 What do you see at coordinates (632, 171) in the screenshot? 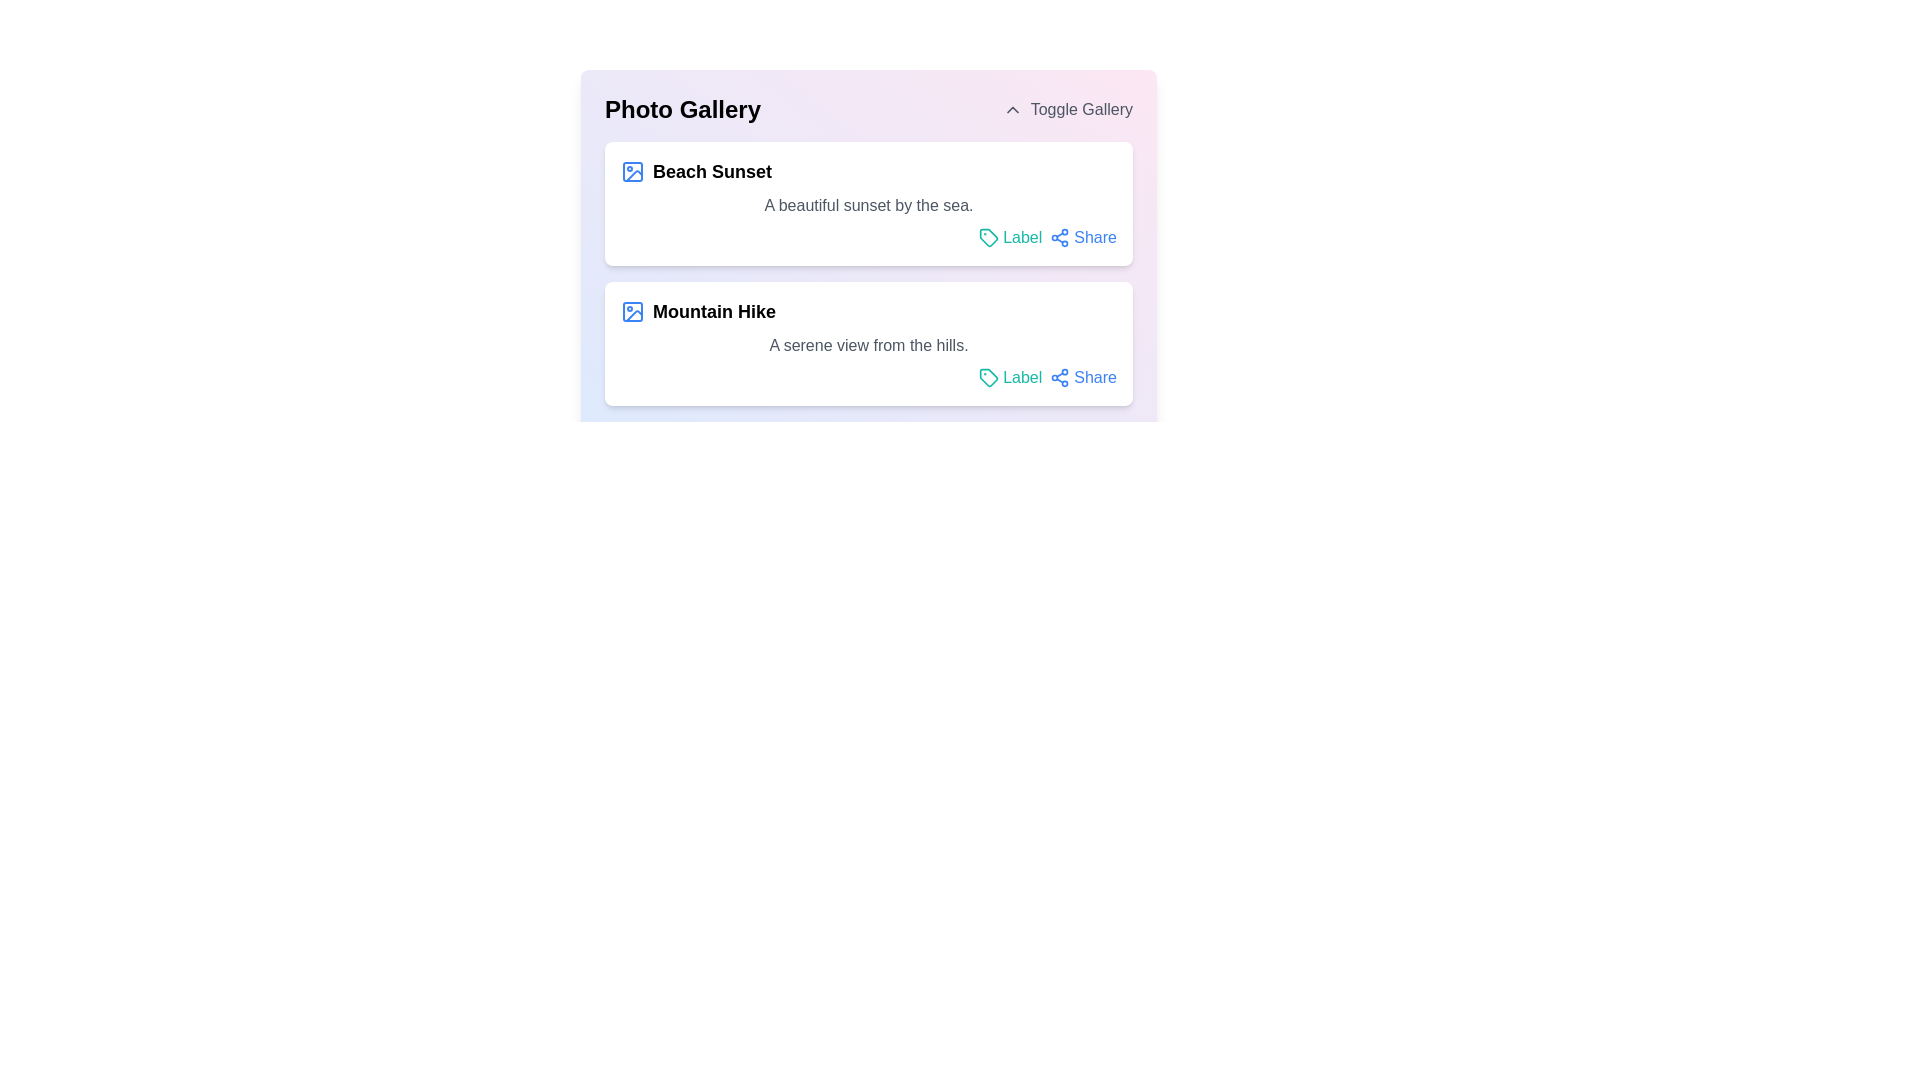
I see `the decorative icon representing 'Beach Sunset' in the 'Photo Gallery' list by moving the cursor to its center` at bounding box center [632, 171].